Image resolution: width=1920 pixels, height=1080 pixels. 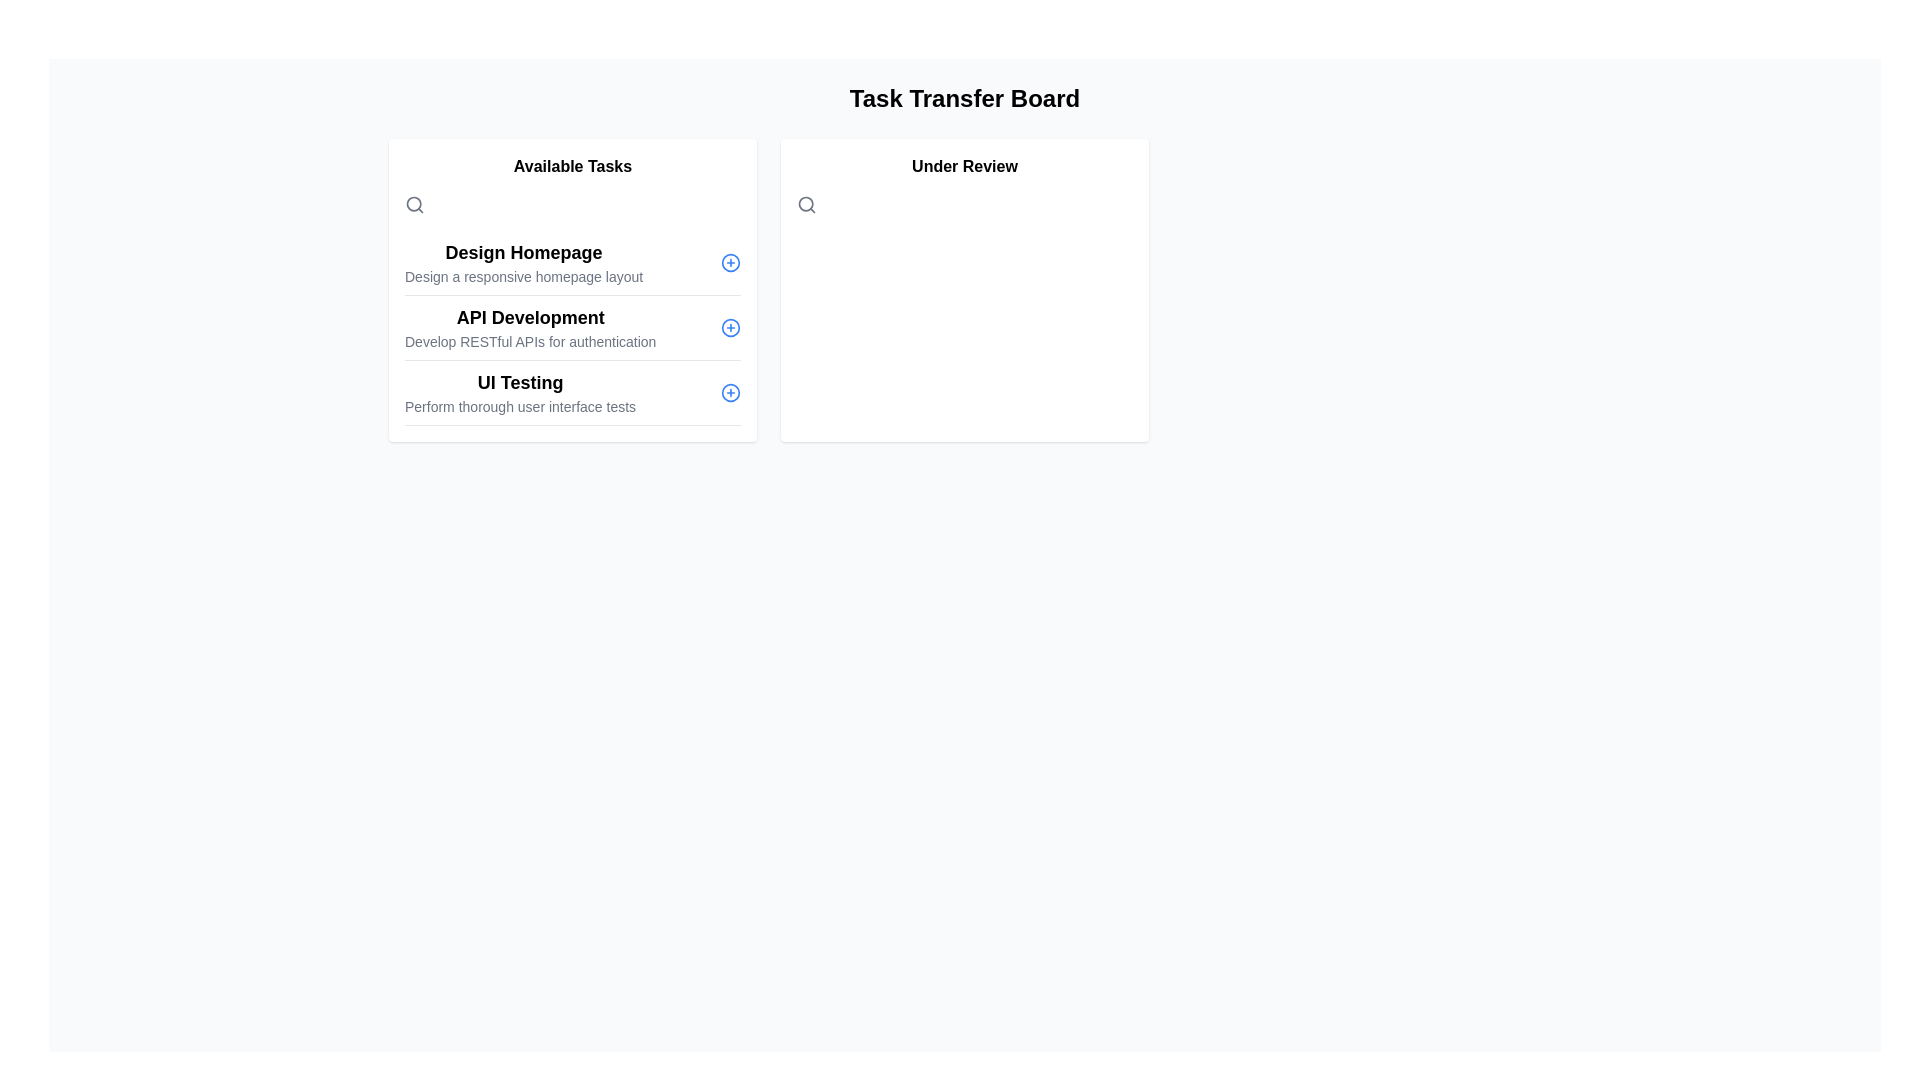 I want to click on the 'Under Review' text label which indicates the current category of items or tasks in the card under the 'Task Transfer Board', so click(x=964, y=165).